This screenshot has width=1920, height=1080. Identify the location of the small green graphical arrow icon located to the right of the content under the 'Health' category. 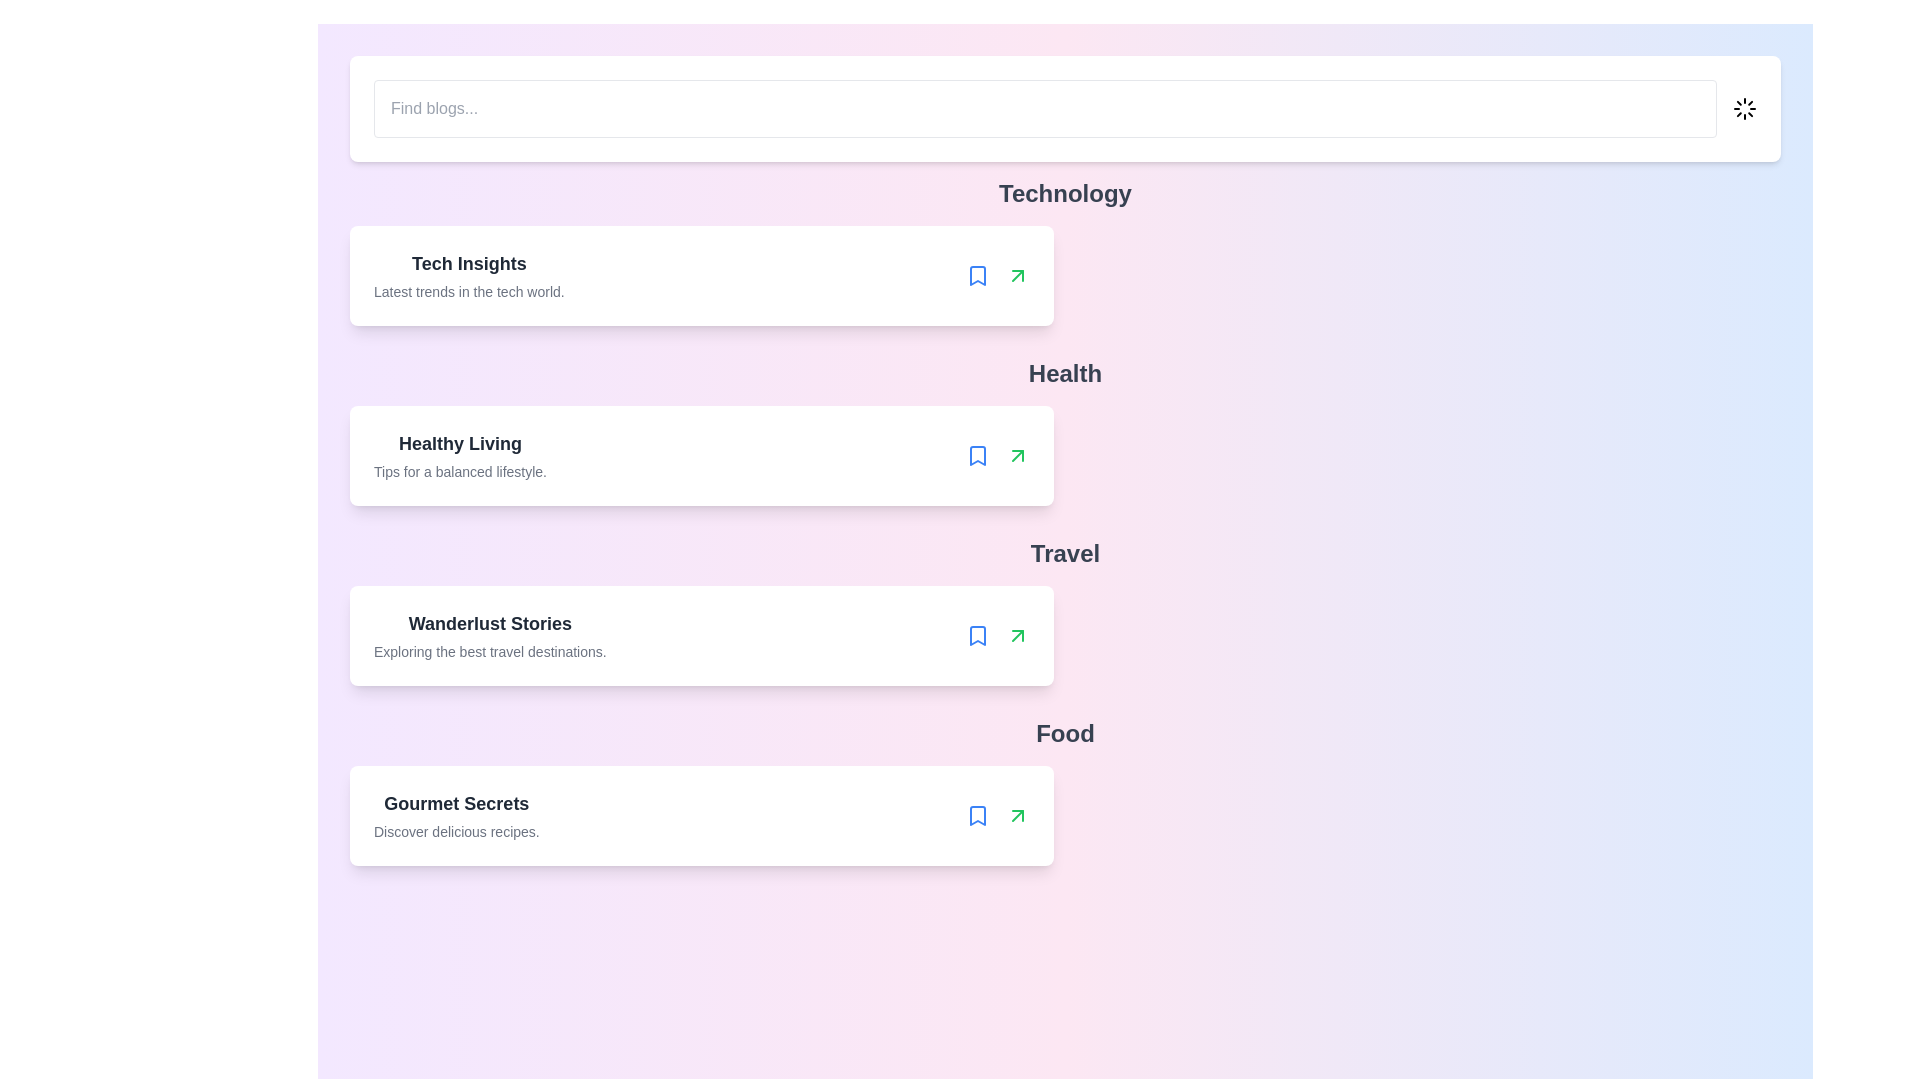
(1017, 455).